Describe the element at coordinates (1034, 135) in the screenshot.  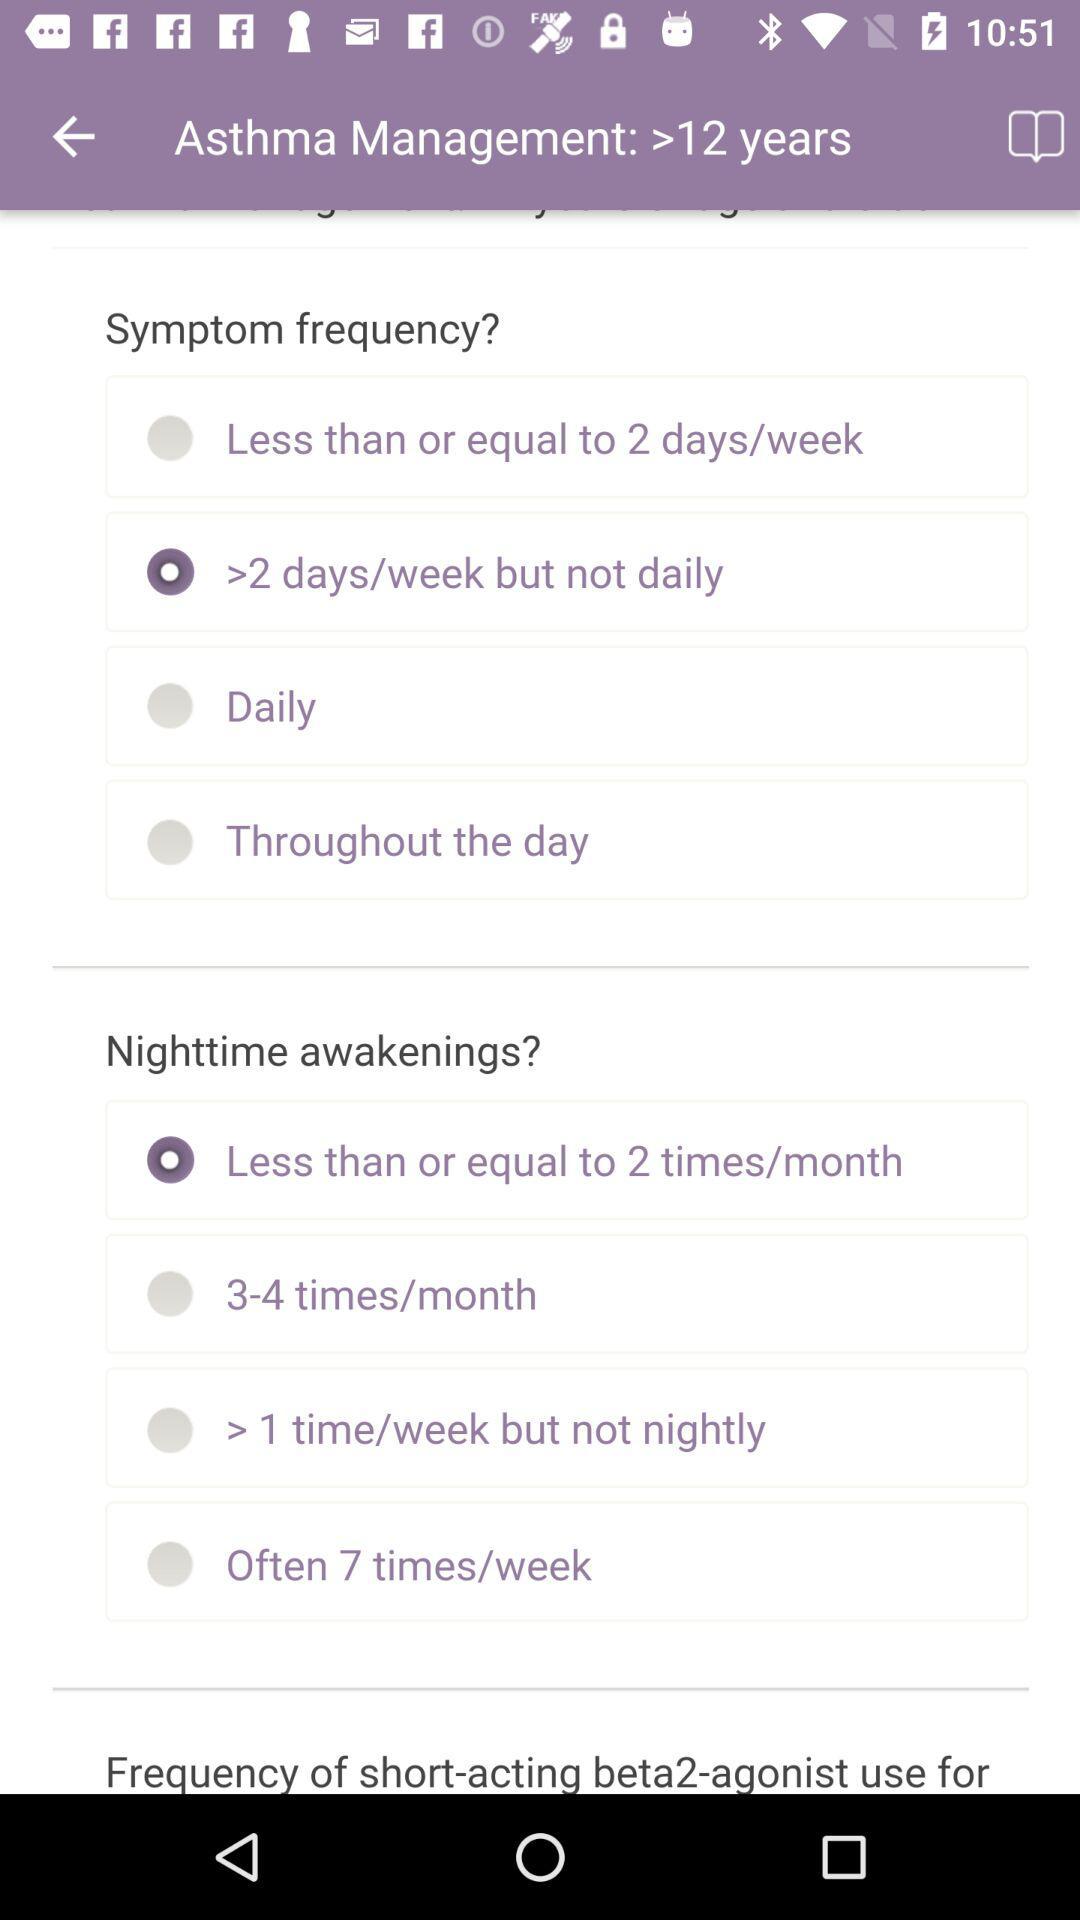
I see `the icon to the right of asthma management 12` at that location.